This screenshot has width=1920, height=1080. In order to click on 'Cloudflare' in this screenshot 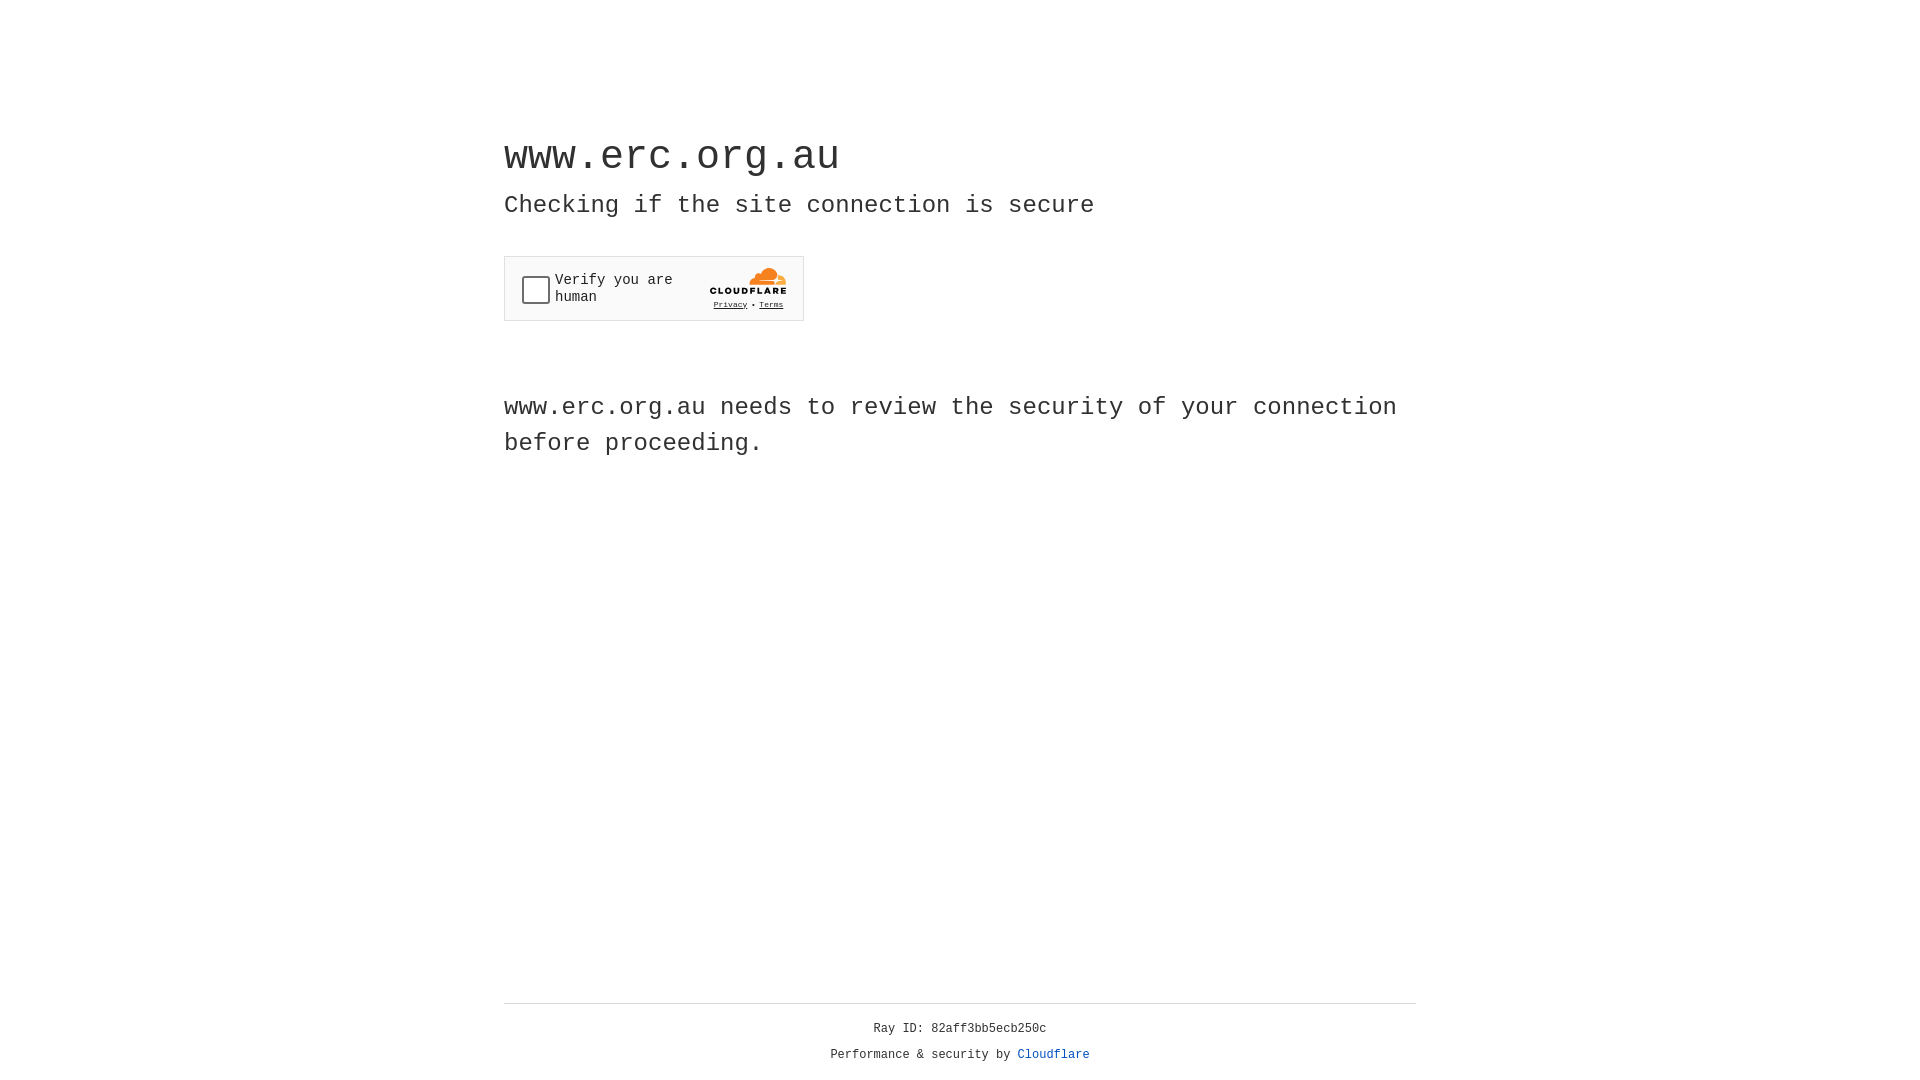, I will do `click(1053, 1054)`.